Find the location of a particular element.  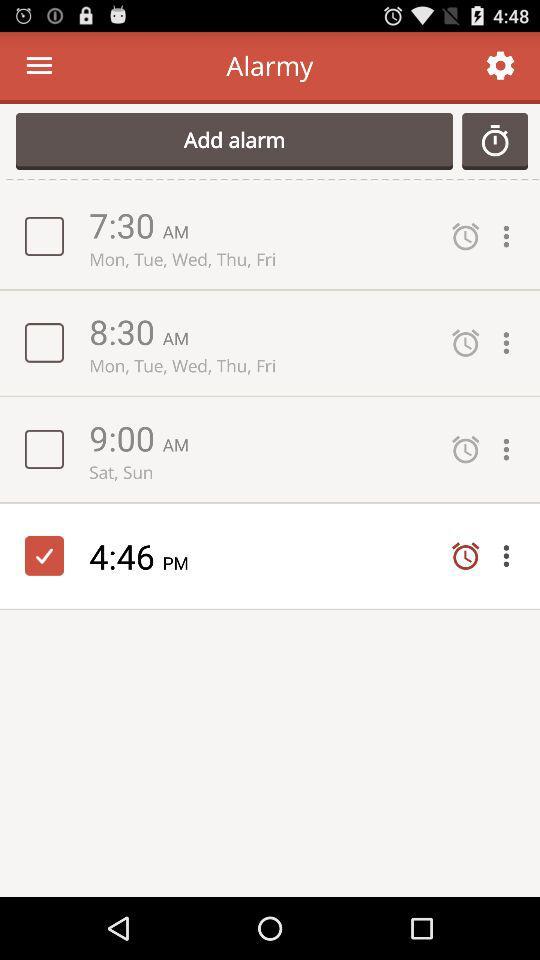

the pm icon is located at coordinates (182, 562).